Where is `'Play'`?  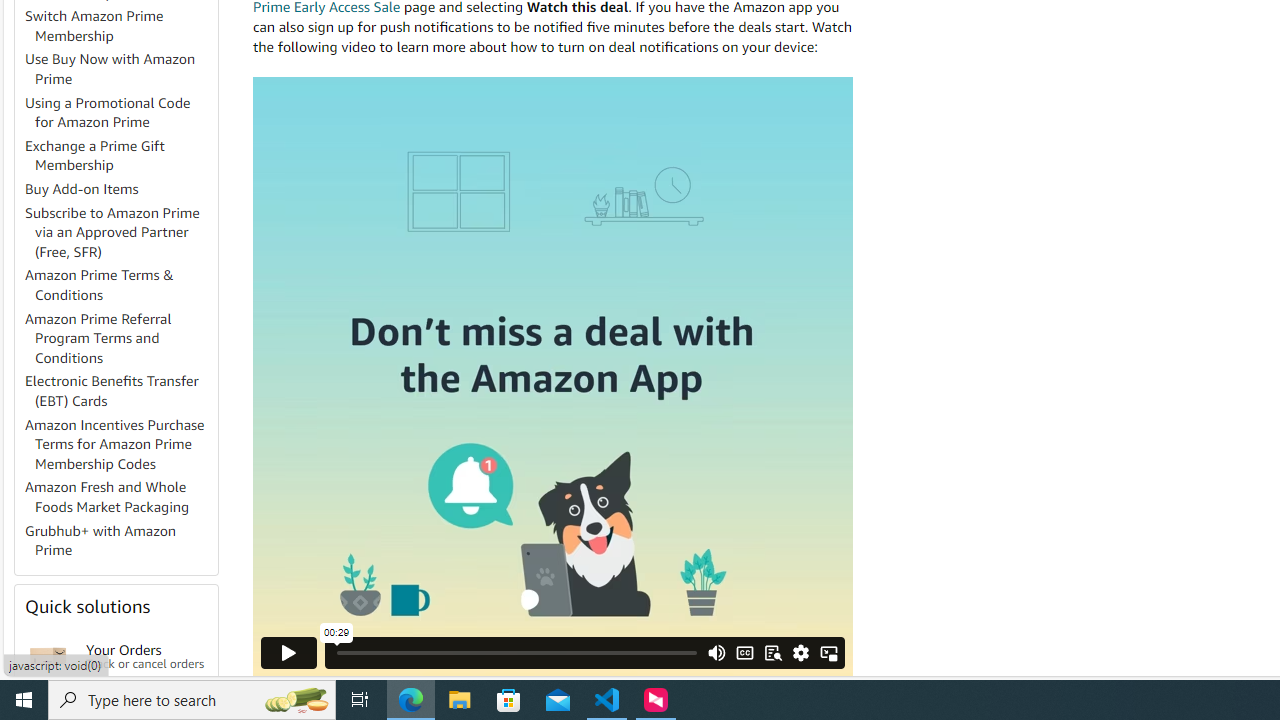 'Play' is located at coordinates (288, 652).